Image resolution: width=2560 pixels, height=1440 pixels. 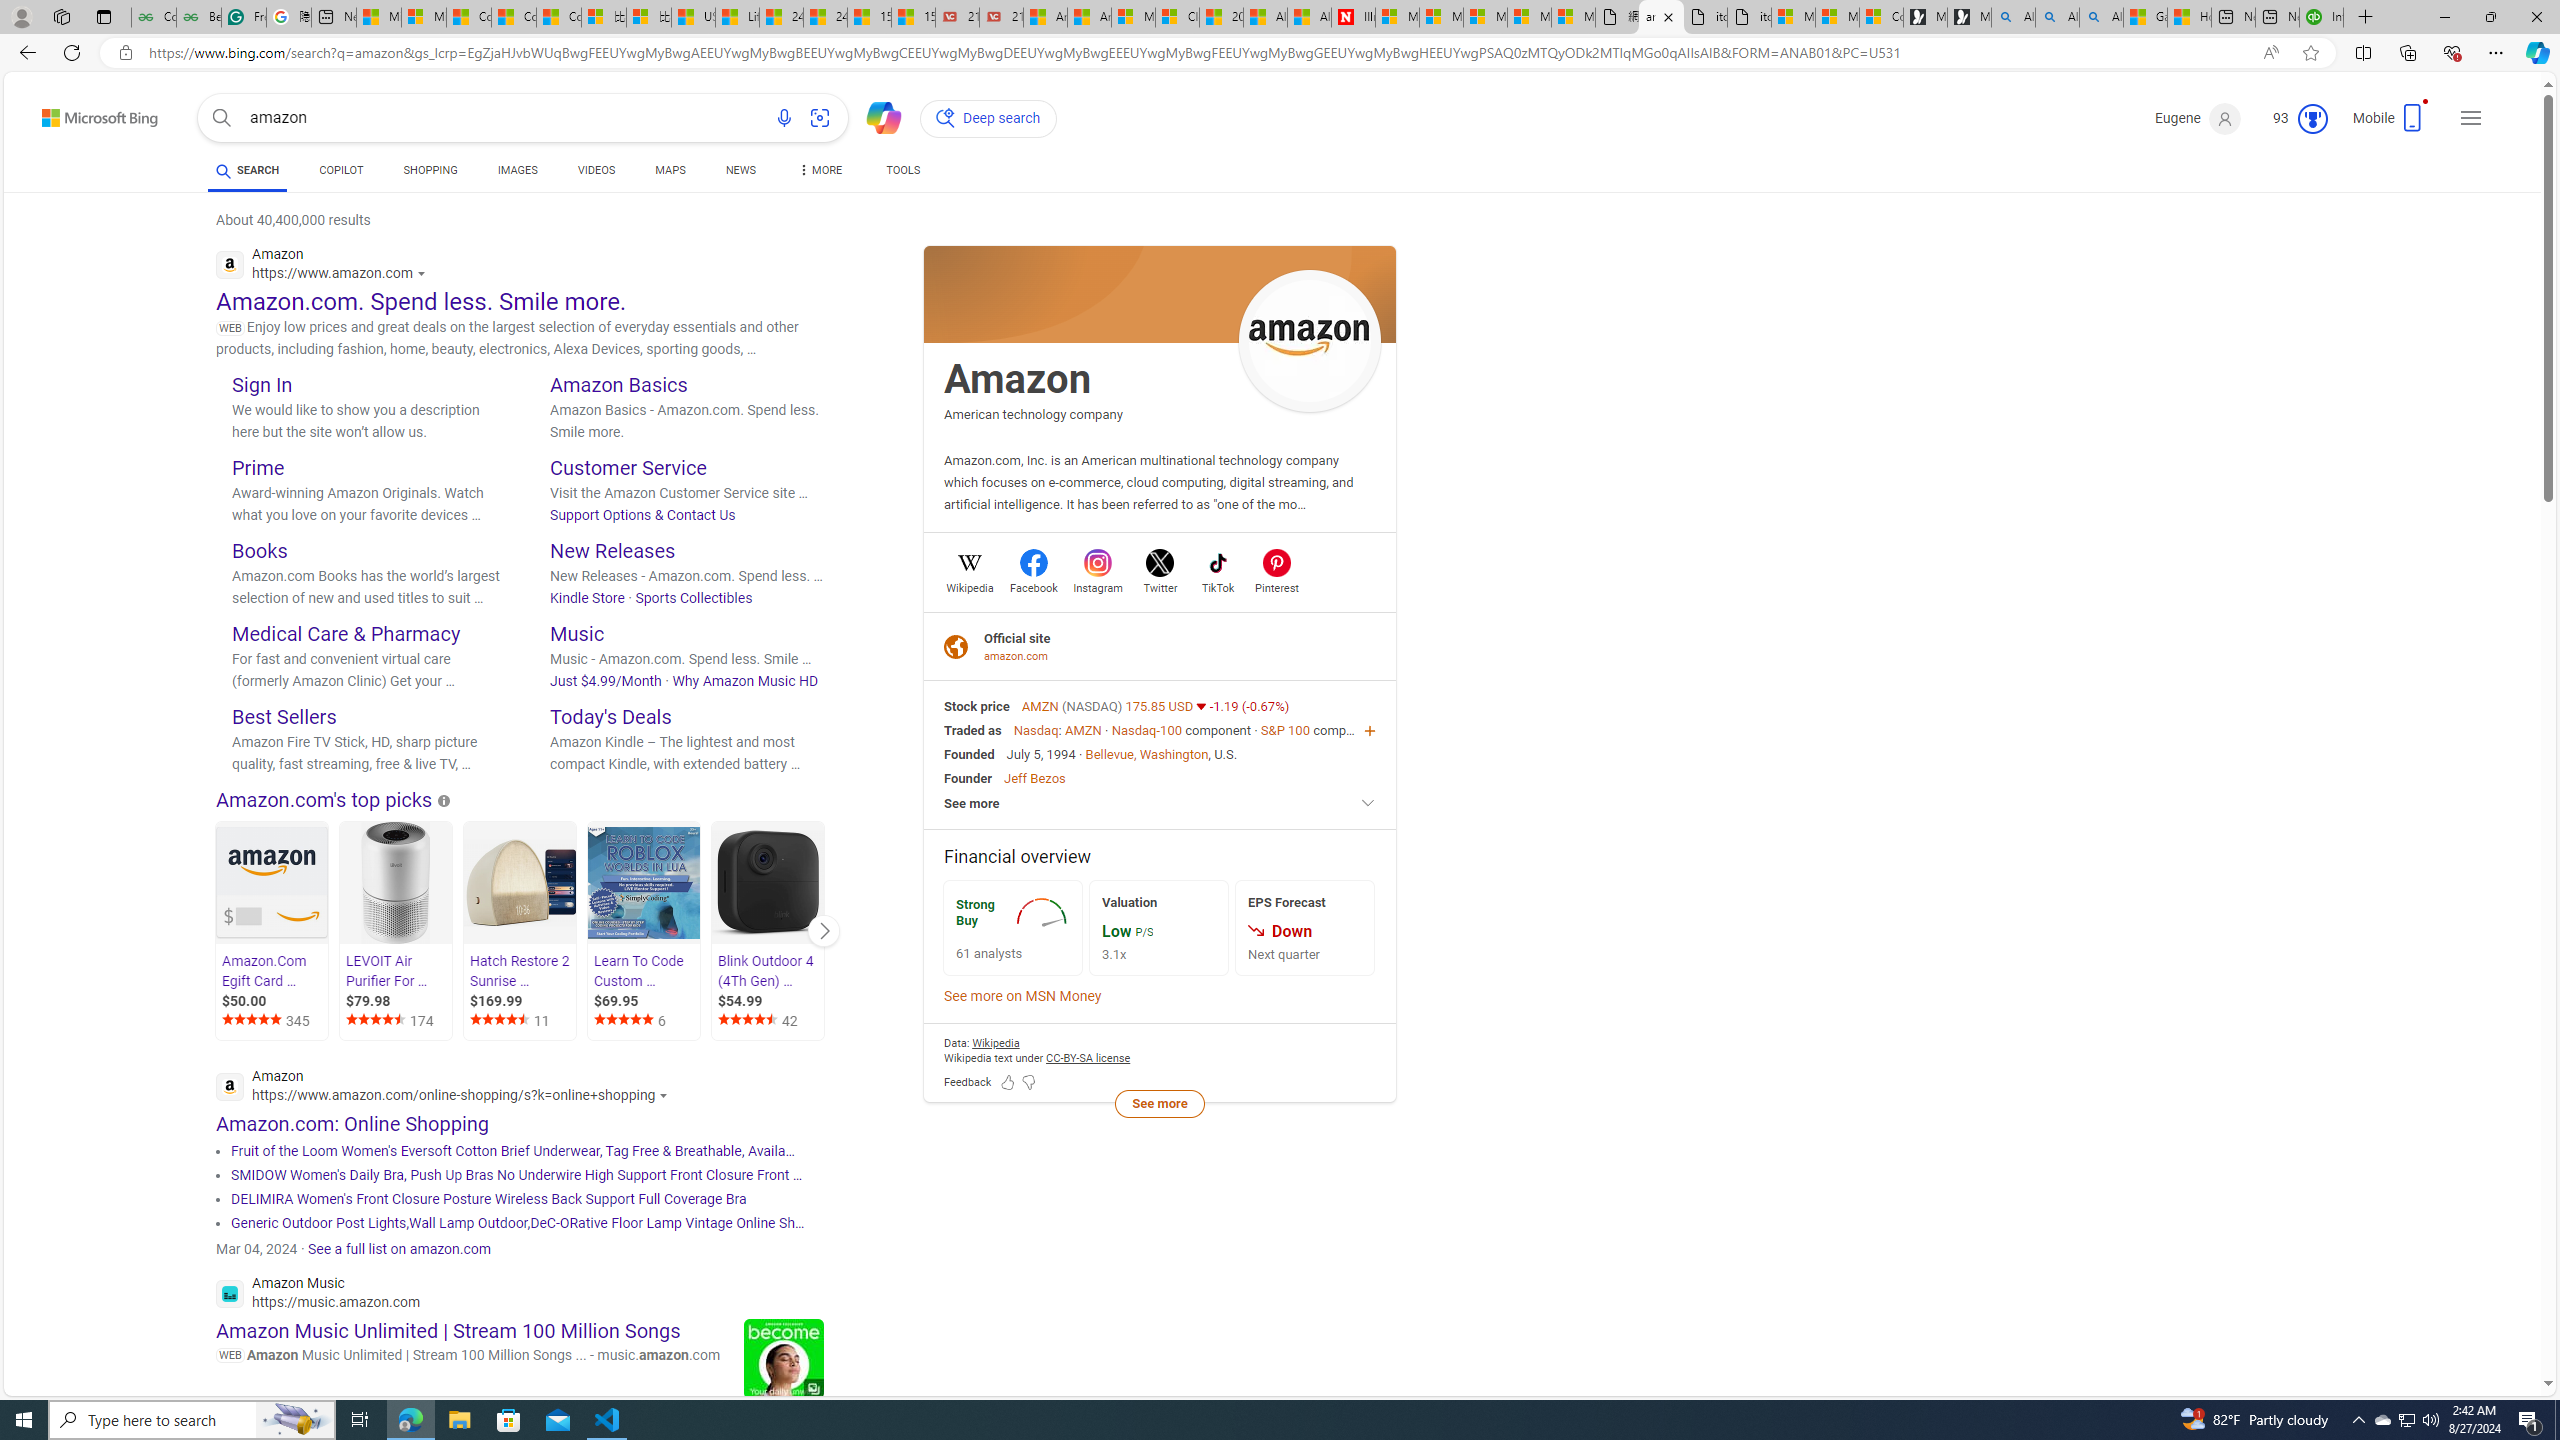 What do you see at coordinates (1158, 927) in the screenshot?
I see `'Valuation Low P/S 3.1x'` at bounding box center [1158, 927].